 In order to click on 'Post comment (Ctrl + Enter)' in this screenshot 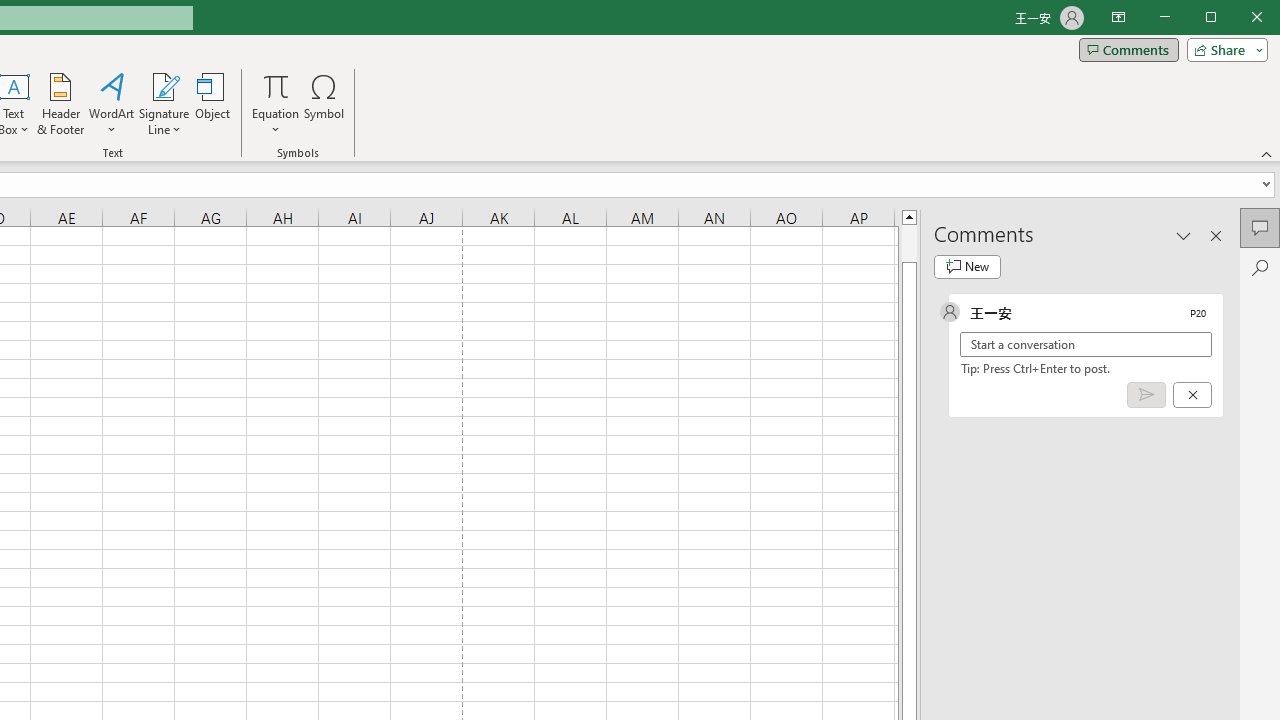, I will do `click(1146, 395)`.